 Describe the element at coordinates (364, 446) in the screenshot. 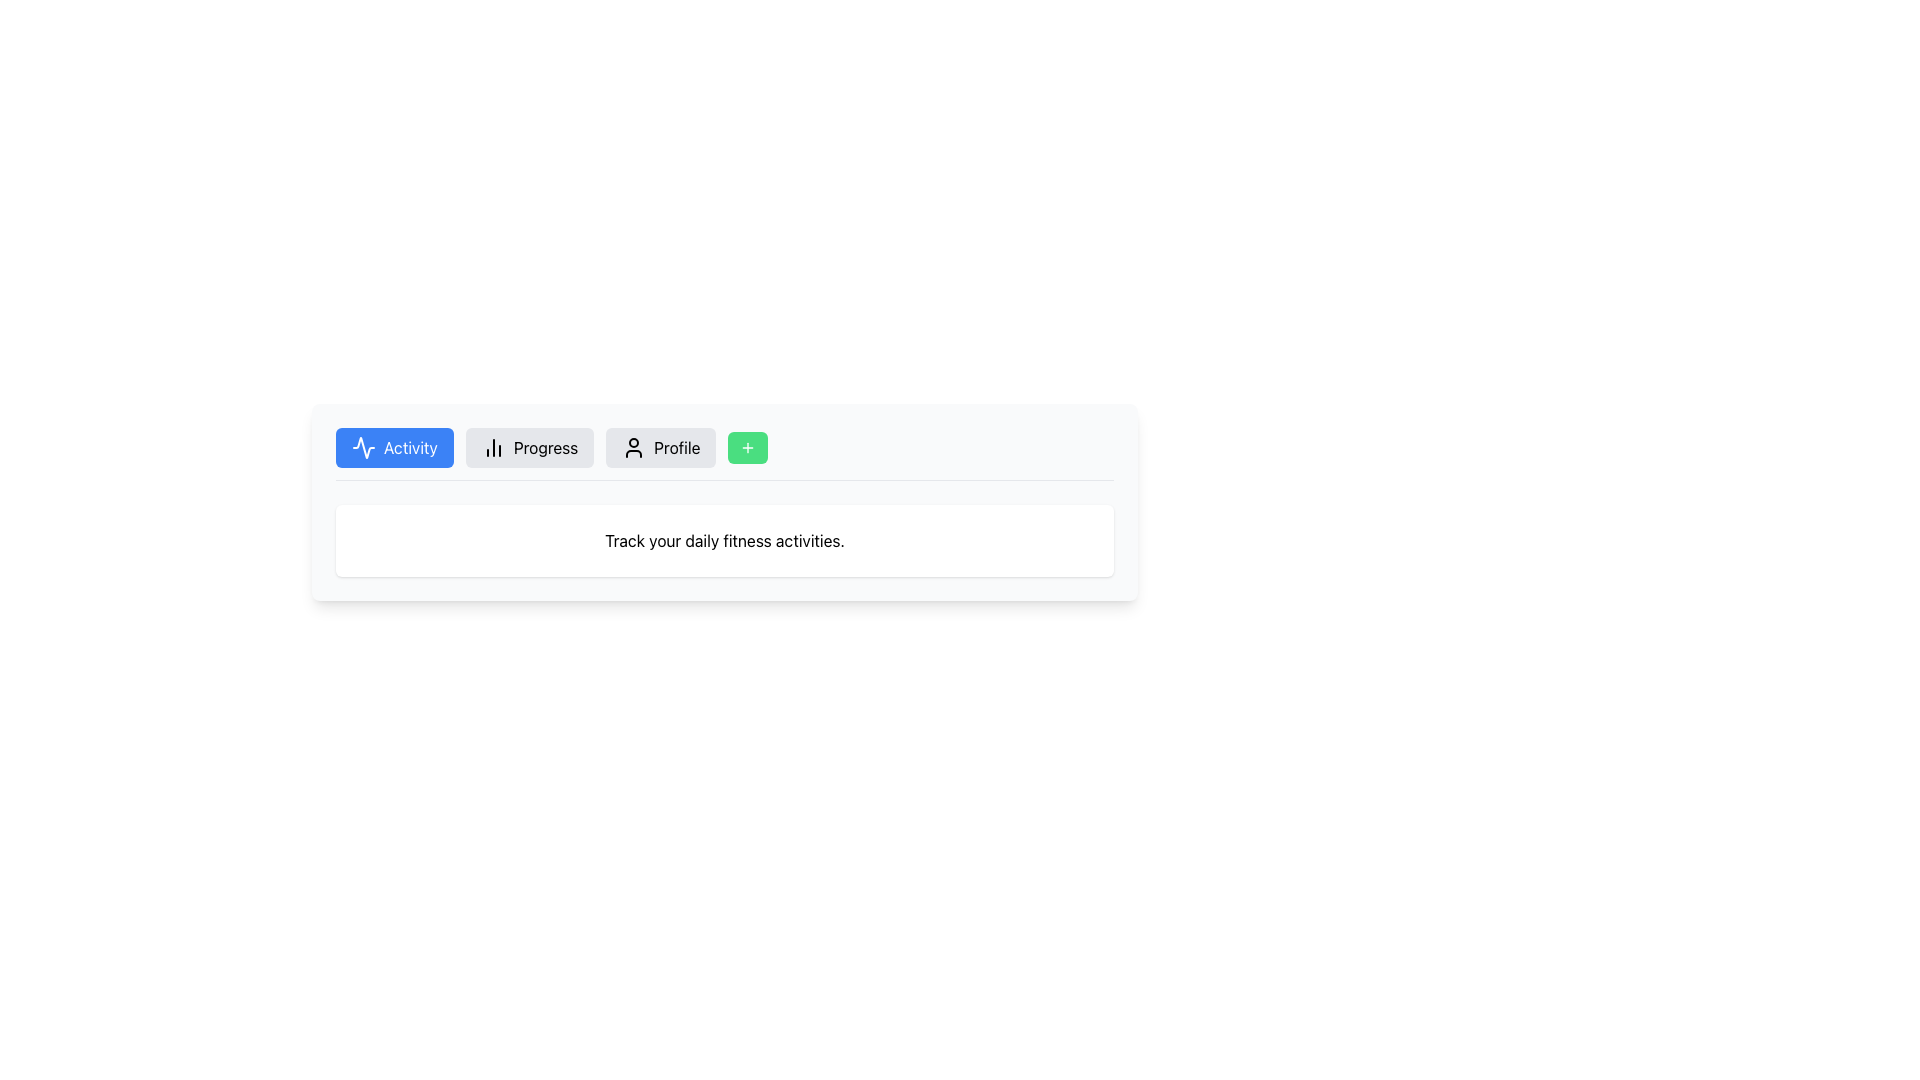

I see `the 'Activity' button which contains an icon depicting an activity pulse or wave with a blue background and white outline, located at the leftmost part of the button` at that location.